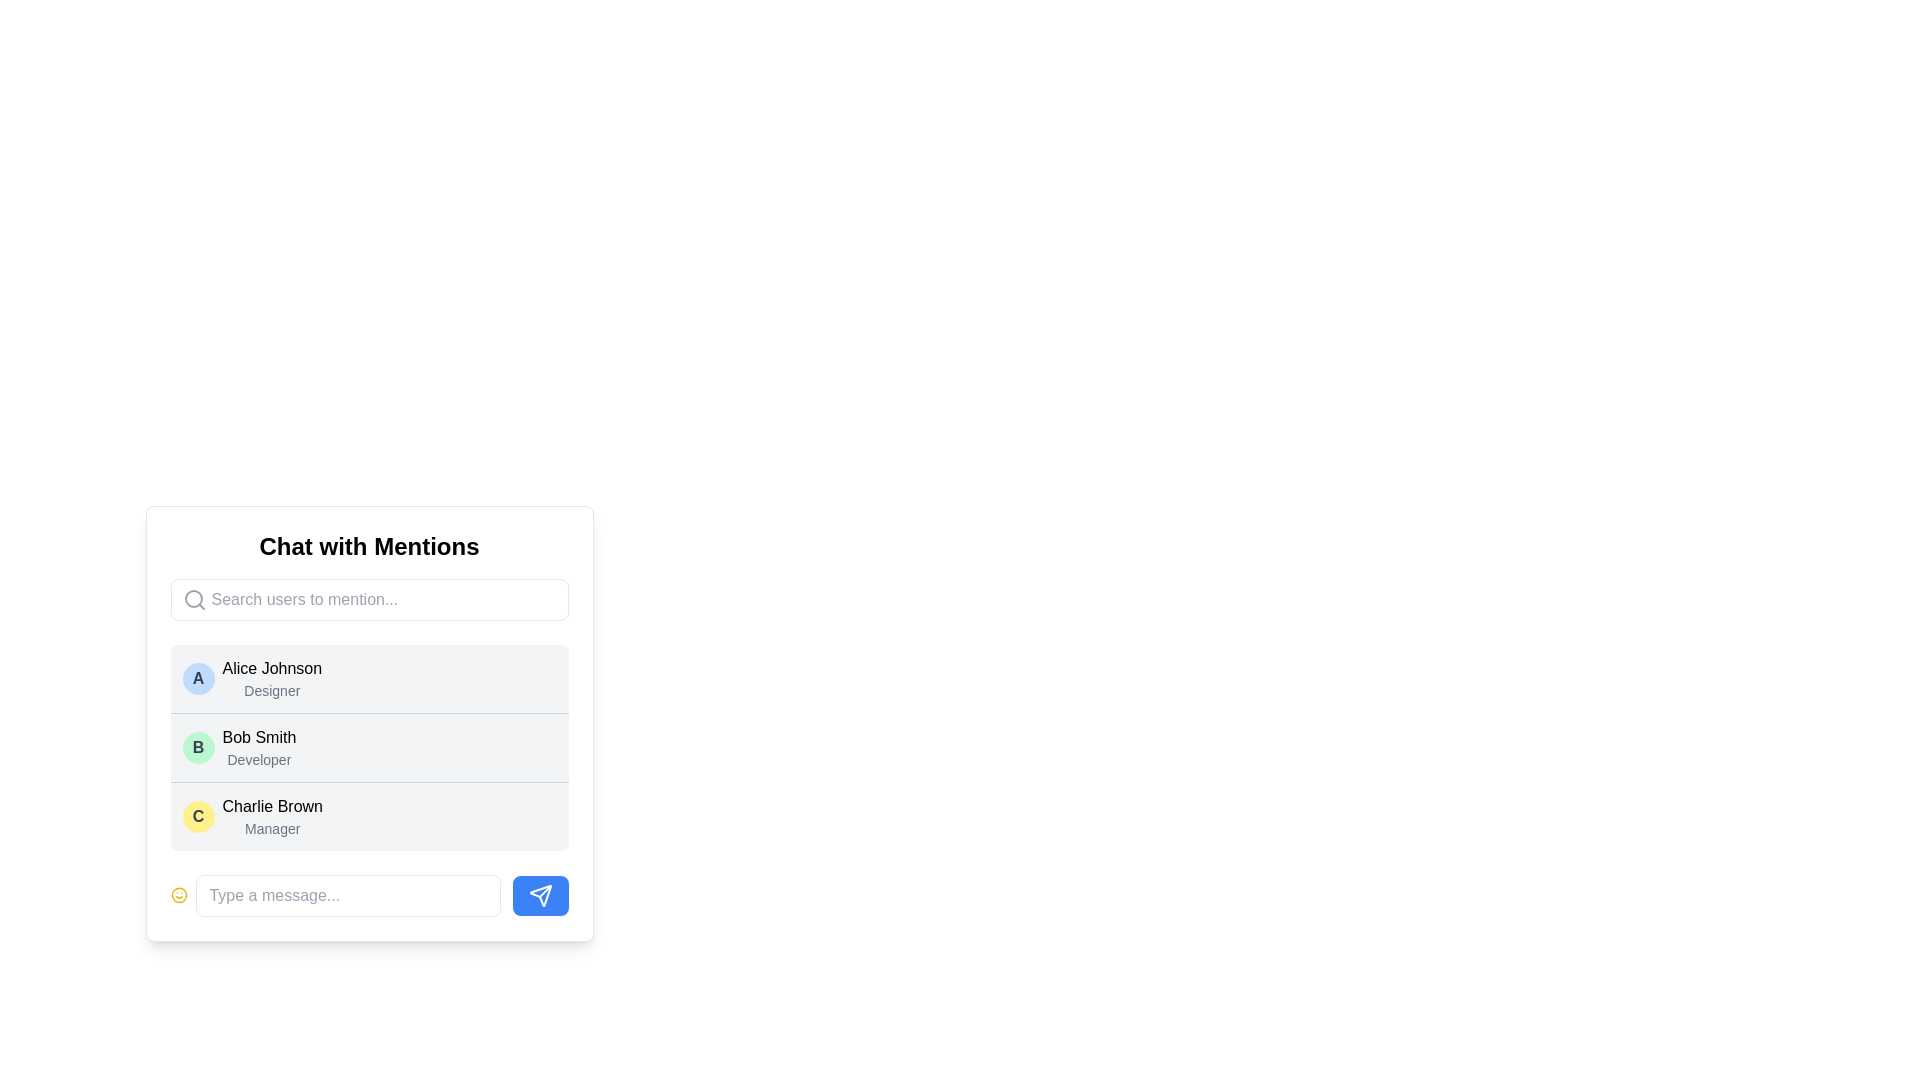 The height and width of the screenshot is (1080, 1920). What do you see at coordinates (258, 759) in the screenshot?
I see `the text display that provides additional information about the user 'Bob Smith', which is positioned directly below the name in the second entry of a vertically stacked list of user items` at bounding box center [258, 759].